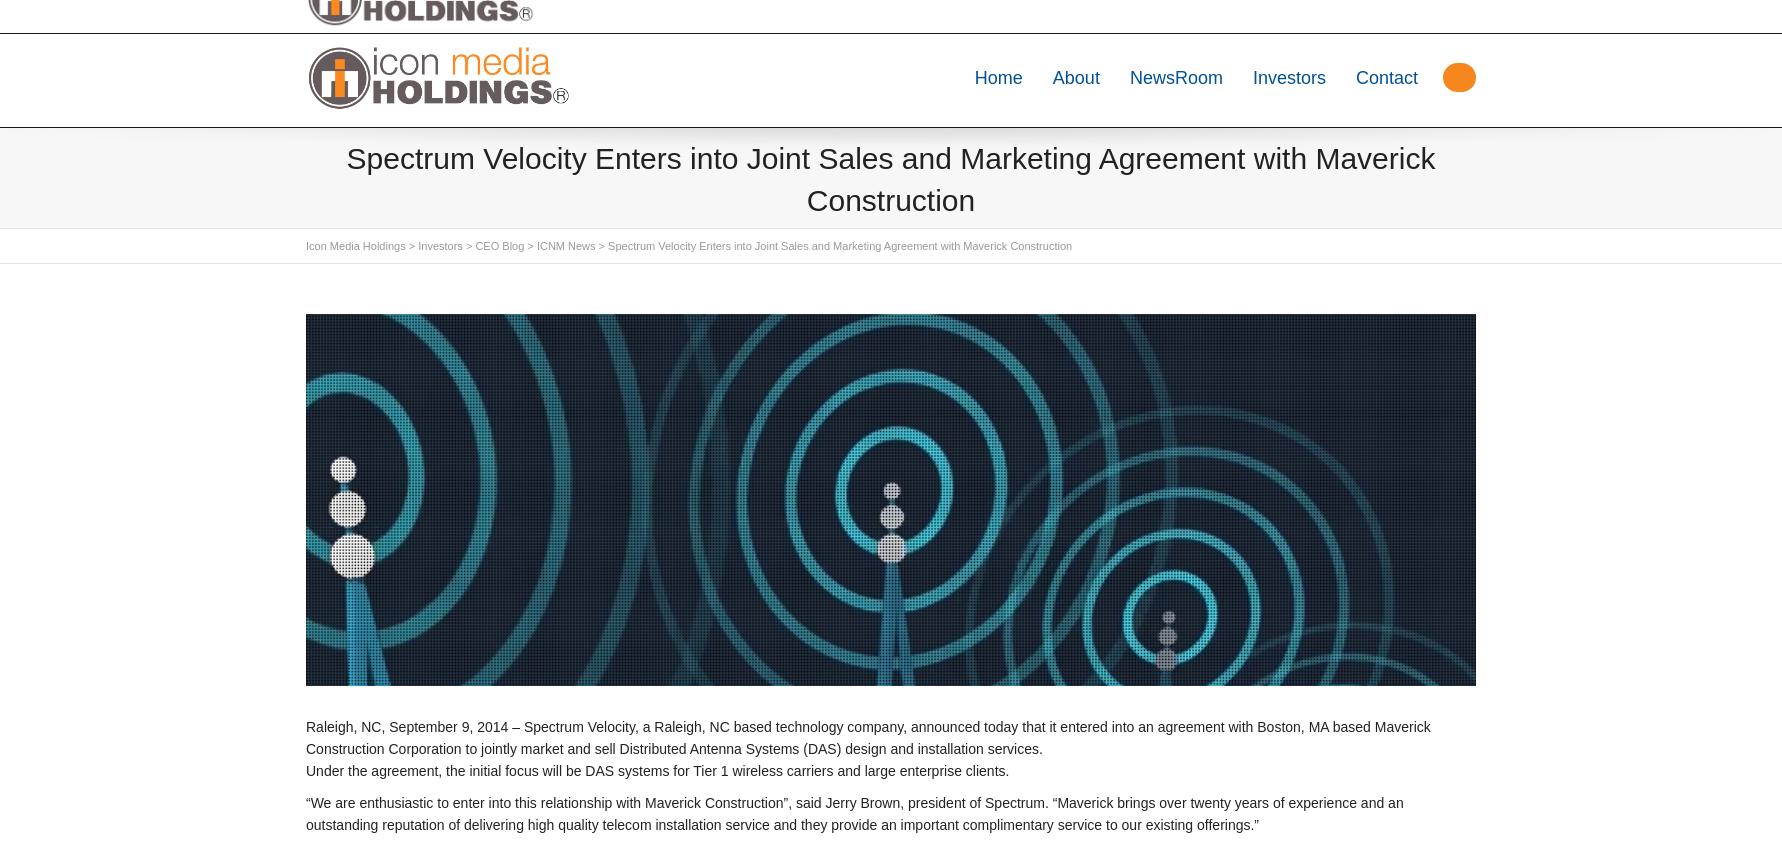 This screenshot has height=843, width=1782. What do you see at coordinates (304, 814) in the screenshot?
I see `'“We are enthusiastic to enter into this relationship with Maverick Construction”, said Jerry Brown, president of Spectrum. “Maverick brings over twenty years of experience and an outstanding reputation of delivering high quality telecom installation service and they provide an important complimentary service to our existing offerings.”'` at bounding box center [304, 814].